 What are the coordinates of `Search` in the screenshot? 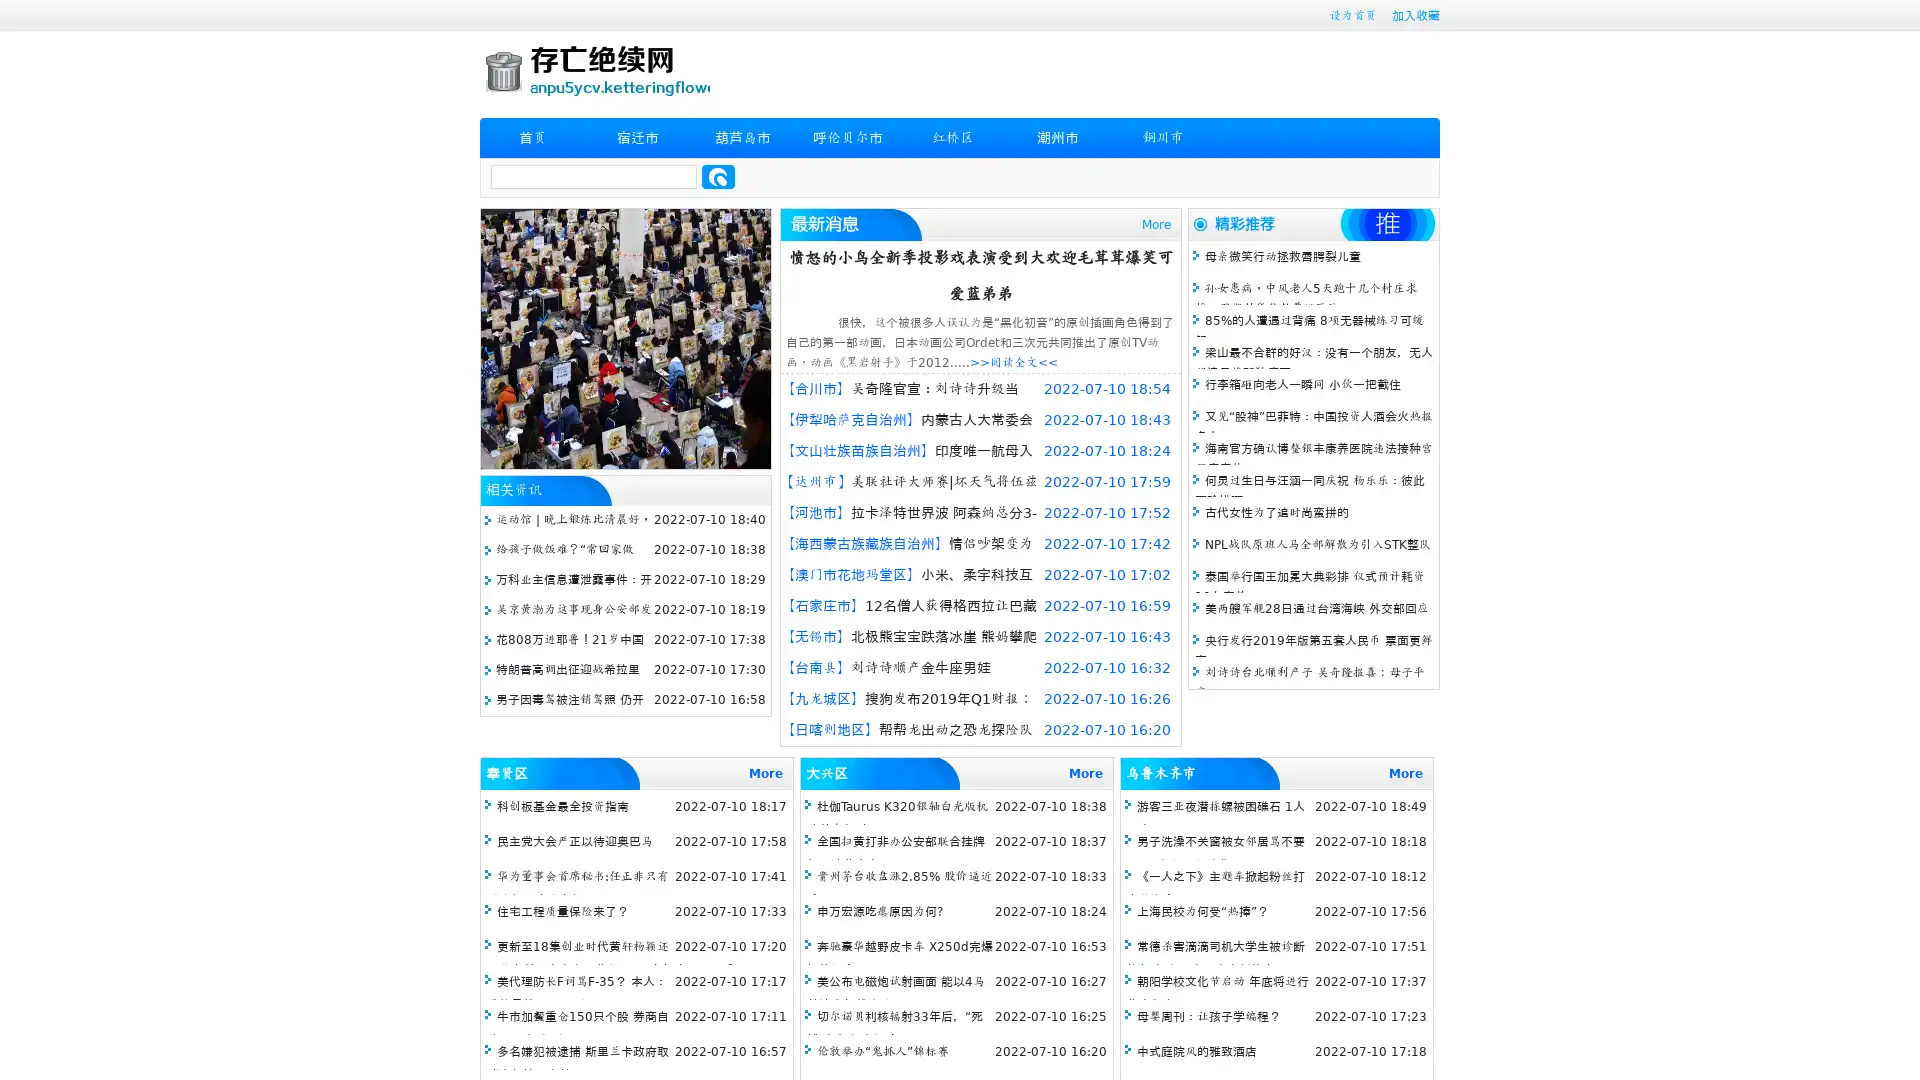 It's located at (718, 176).